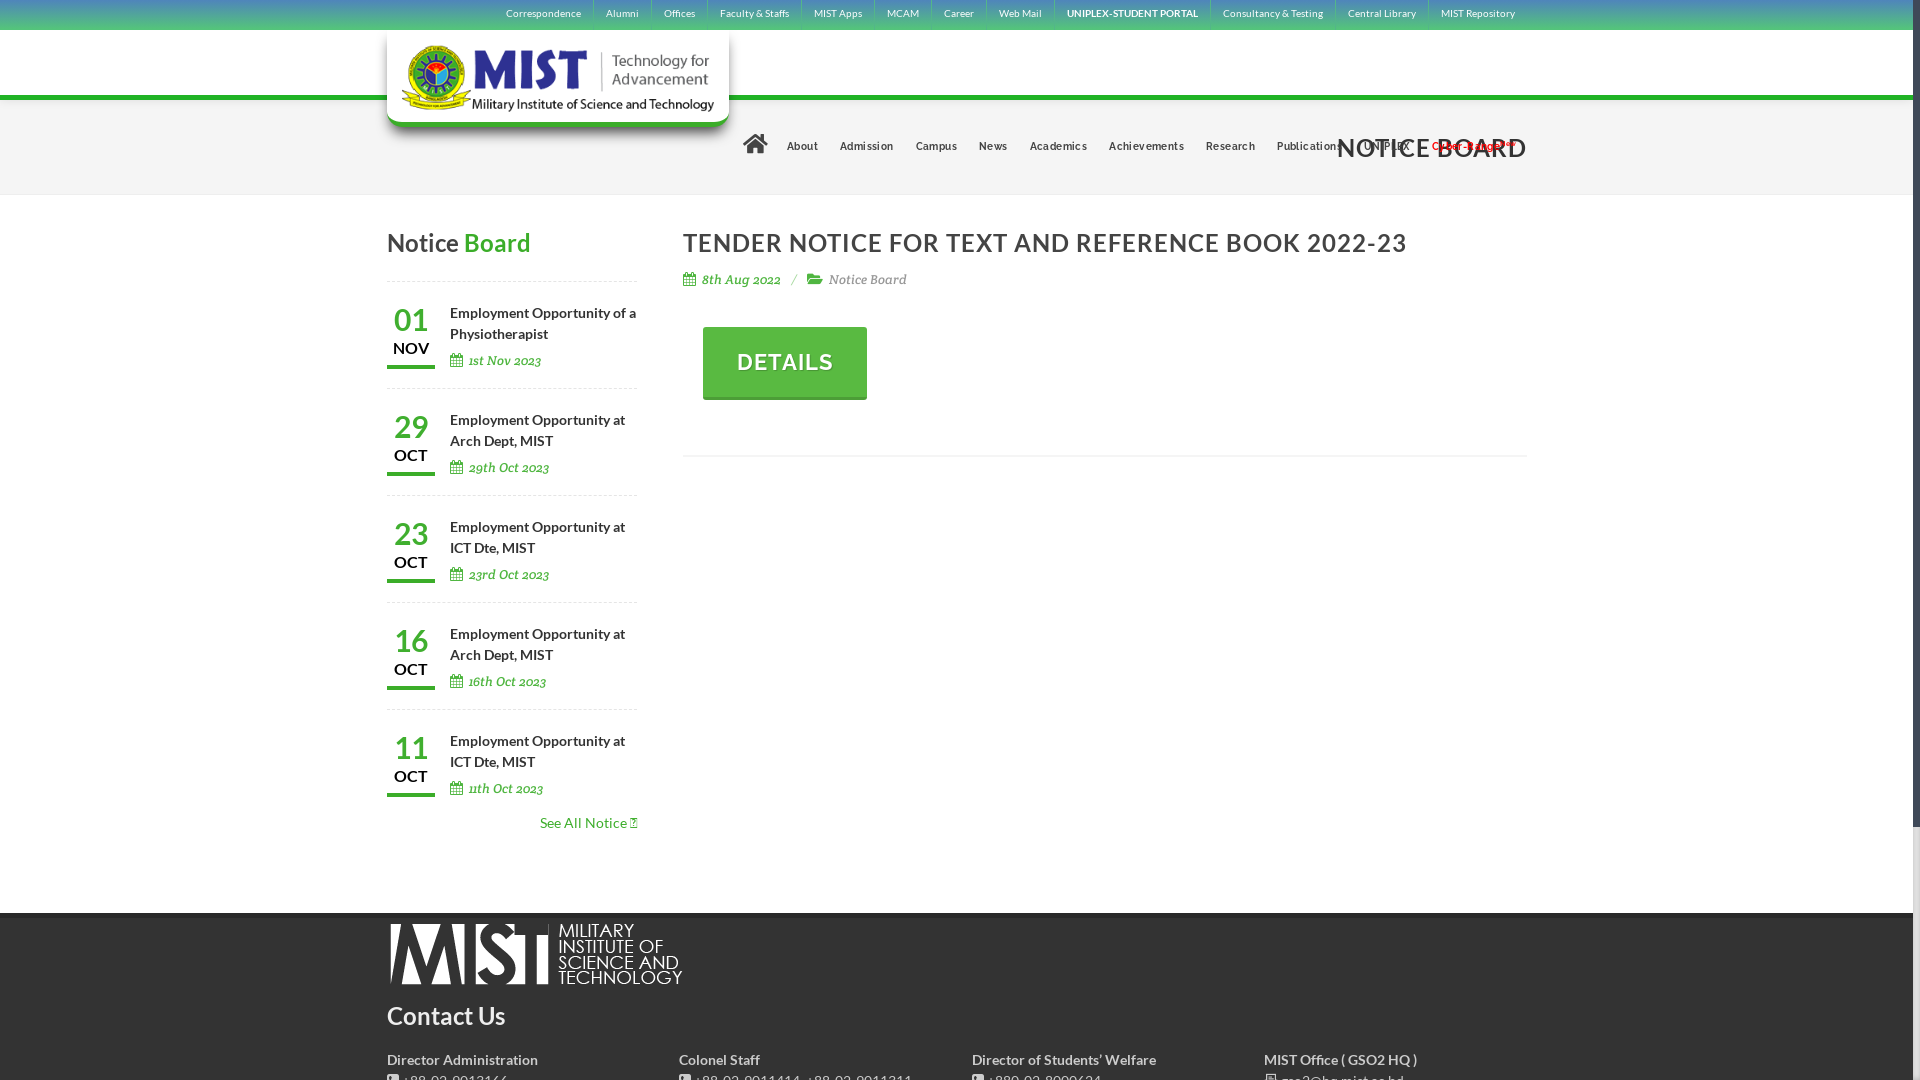 The width and height of the screenshot is (1920, 1080). Describe the element at coordinates (1229, 145) in the screenshot. I see `'Research'` at that location.